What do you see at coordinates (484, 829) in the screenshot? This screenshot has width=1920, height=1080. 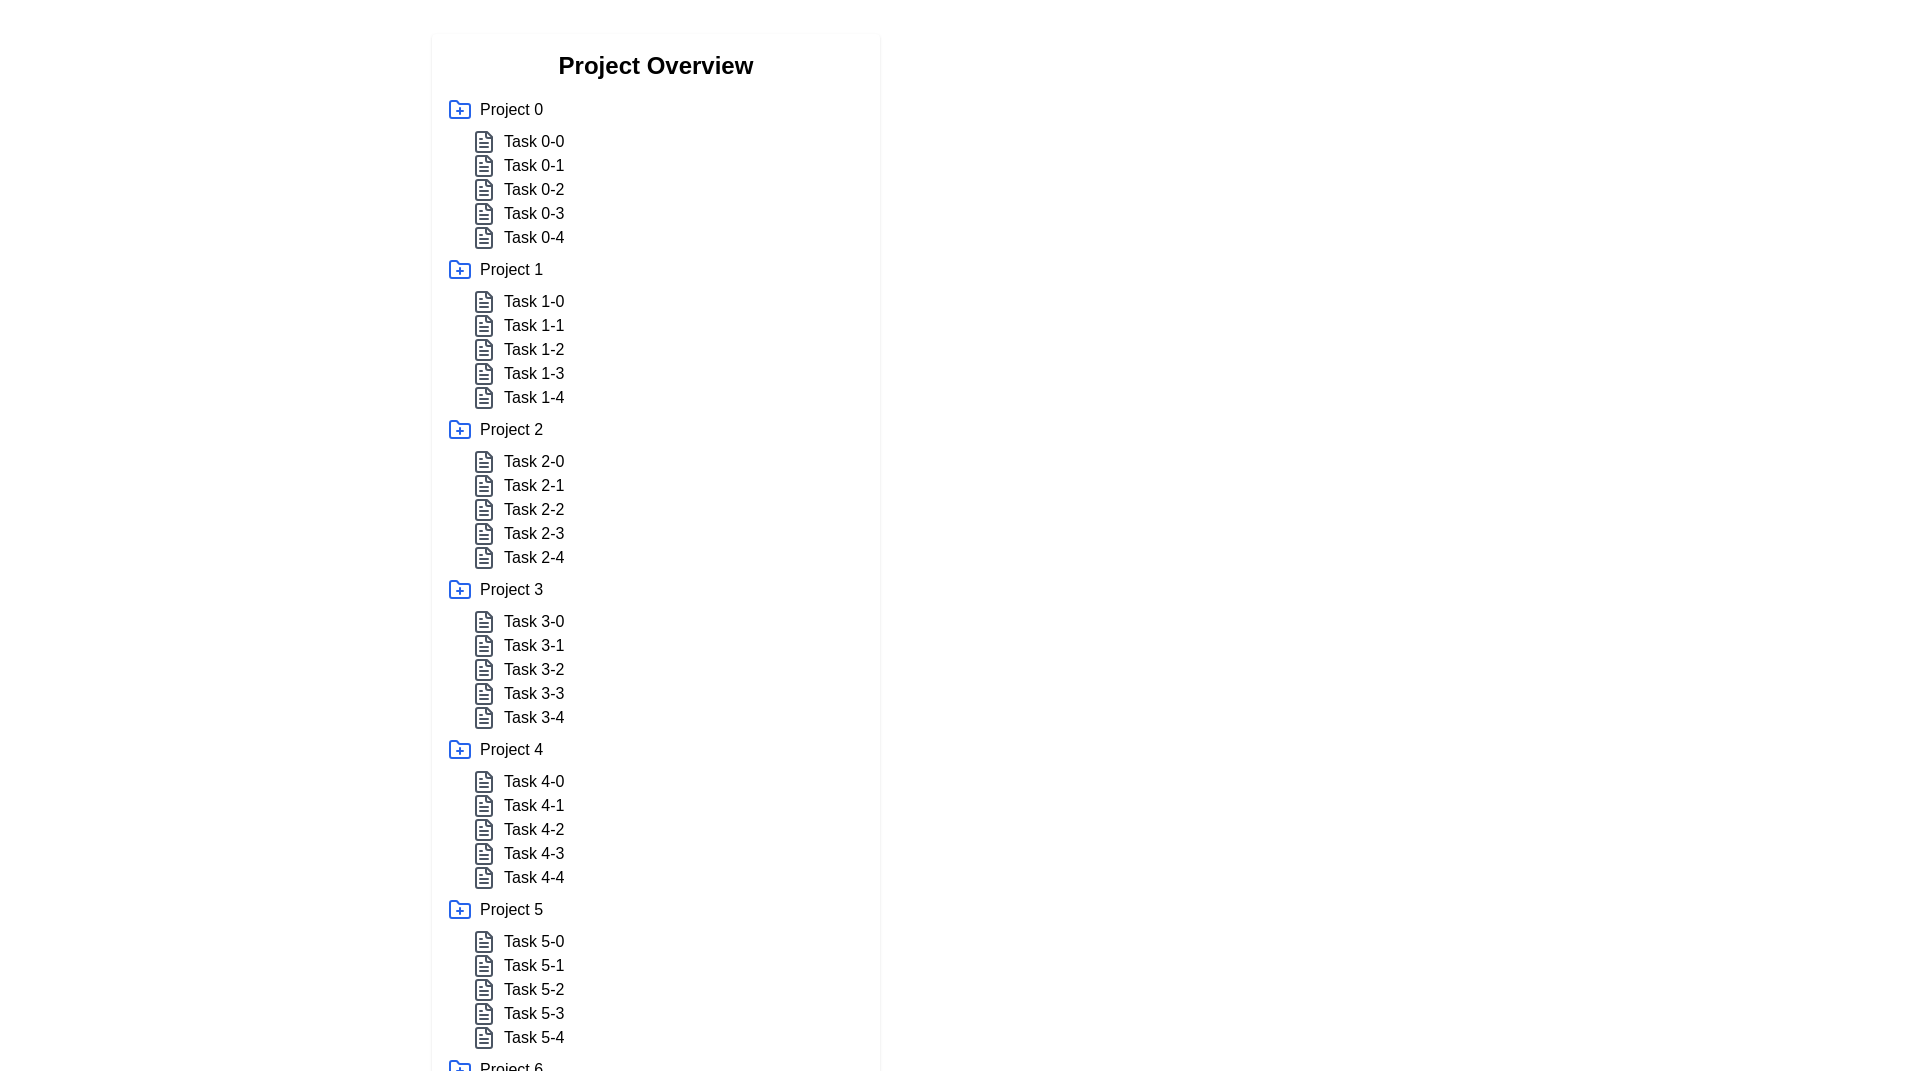 I see `the Document icon located beside the text 'Task 4-2' under 'Project 4'` at bounding box center [484, 829].